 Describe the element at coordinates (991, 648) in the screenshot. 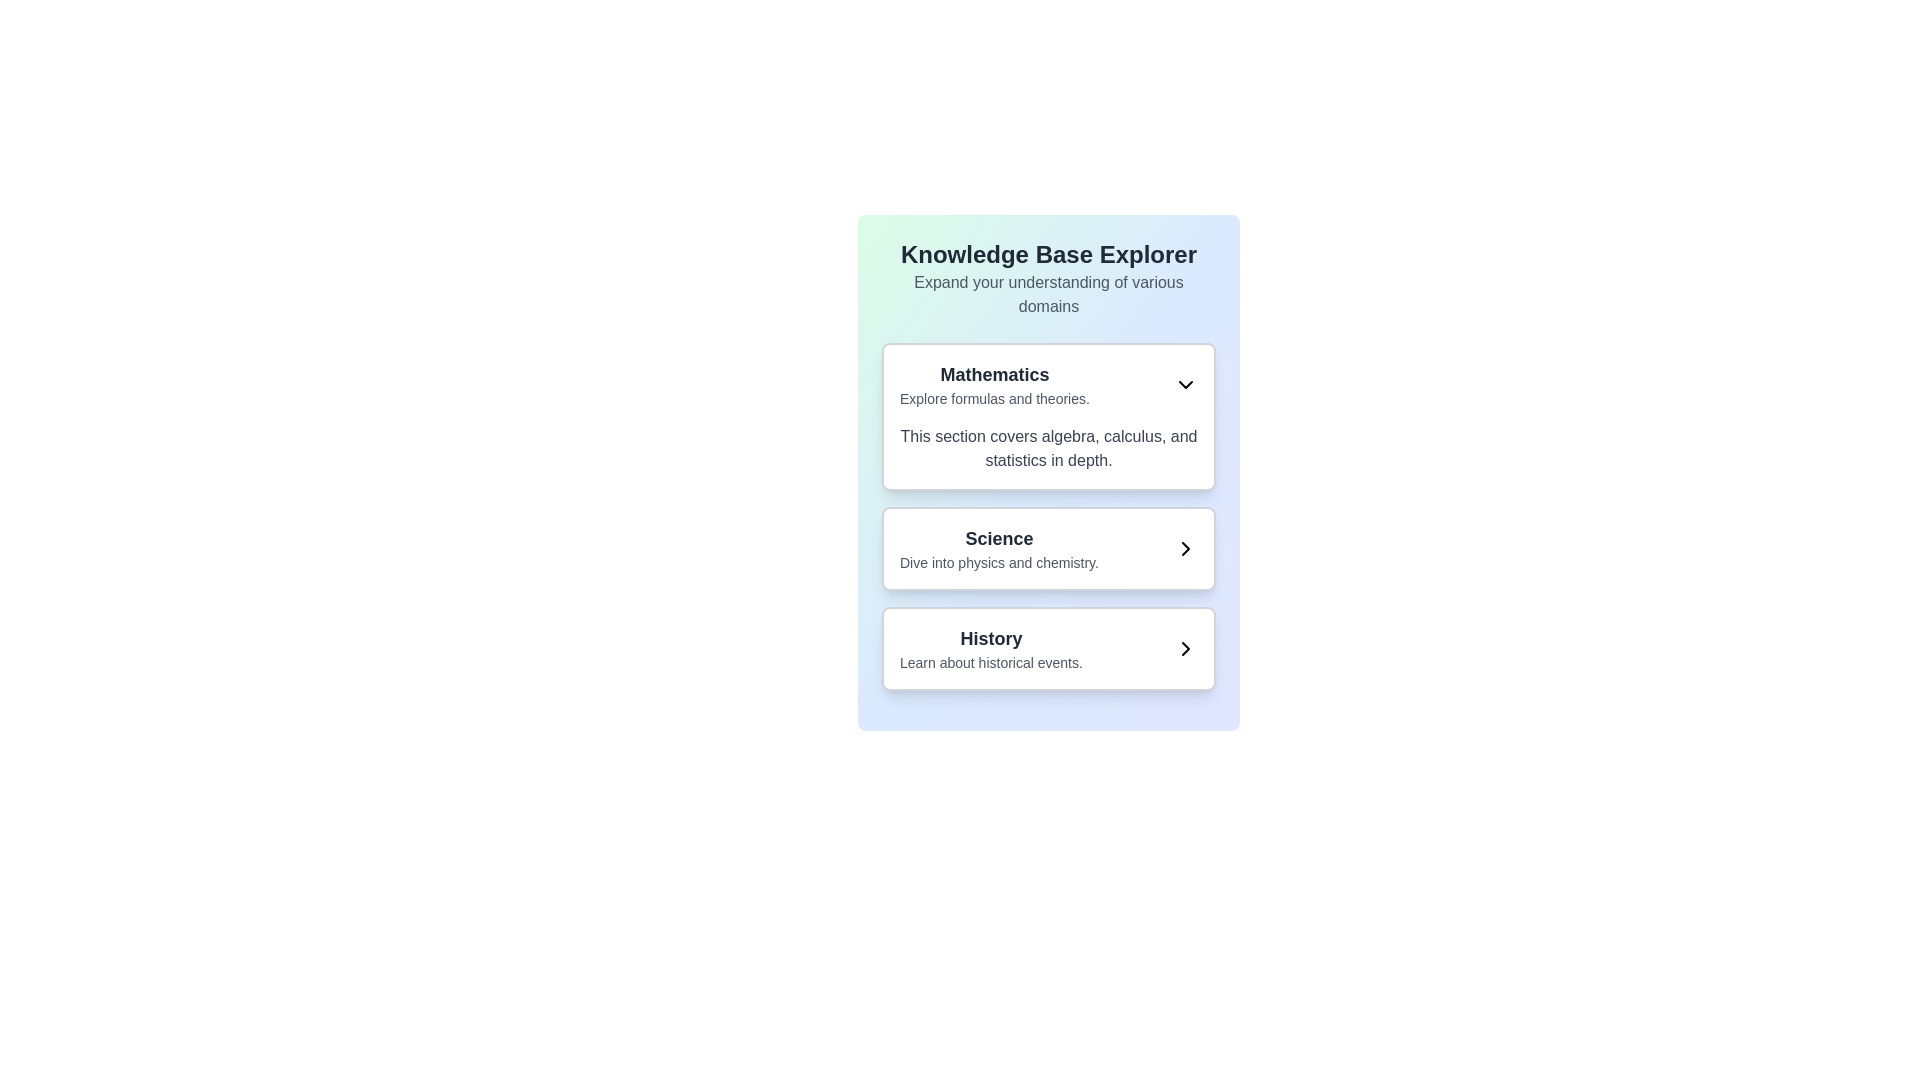

I see `the third navigation item in the 'Knowledge Base Explorer' section, which is related to historical events` at that location.